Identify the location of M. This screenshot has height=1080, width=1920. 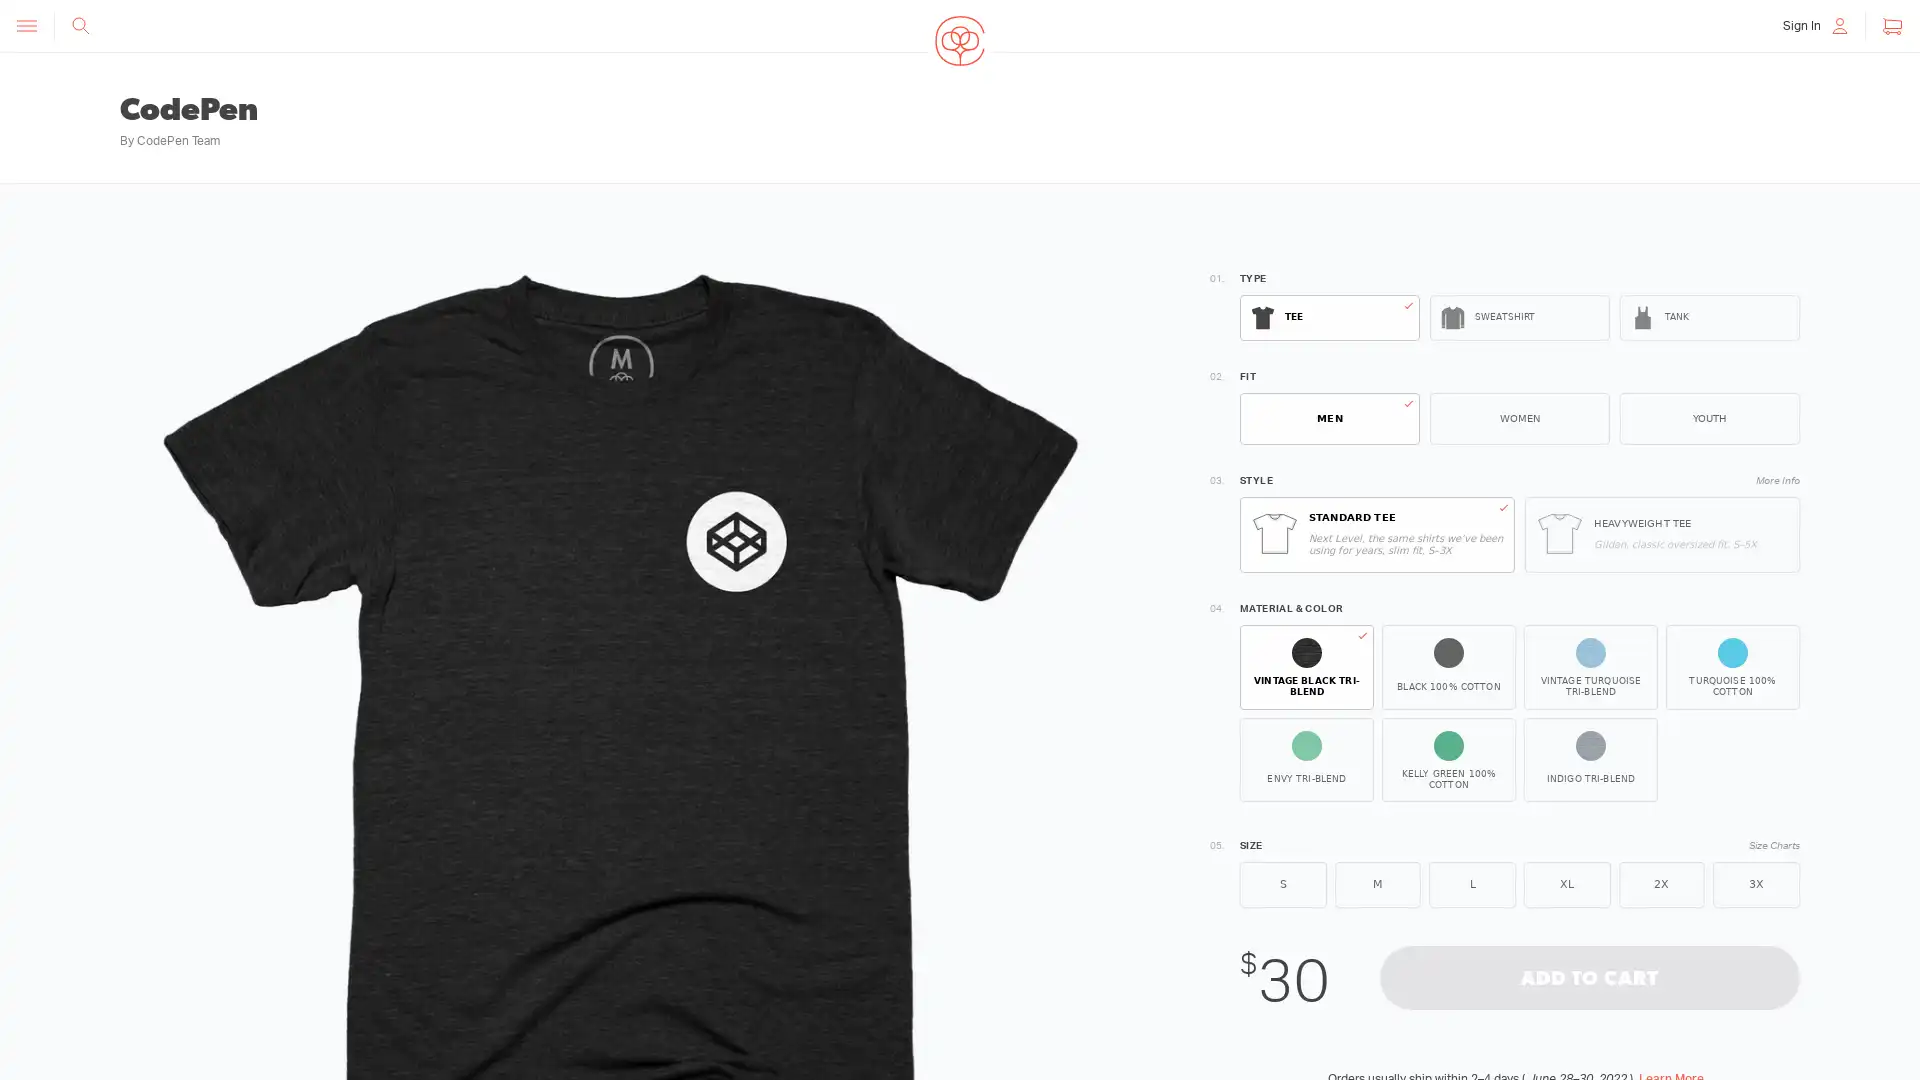
(1376, 883).